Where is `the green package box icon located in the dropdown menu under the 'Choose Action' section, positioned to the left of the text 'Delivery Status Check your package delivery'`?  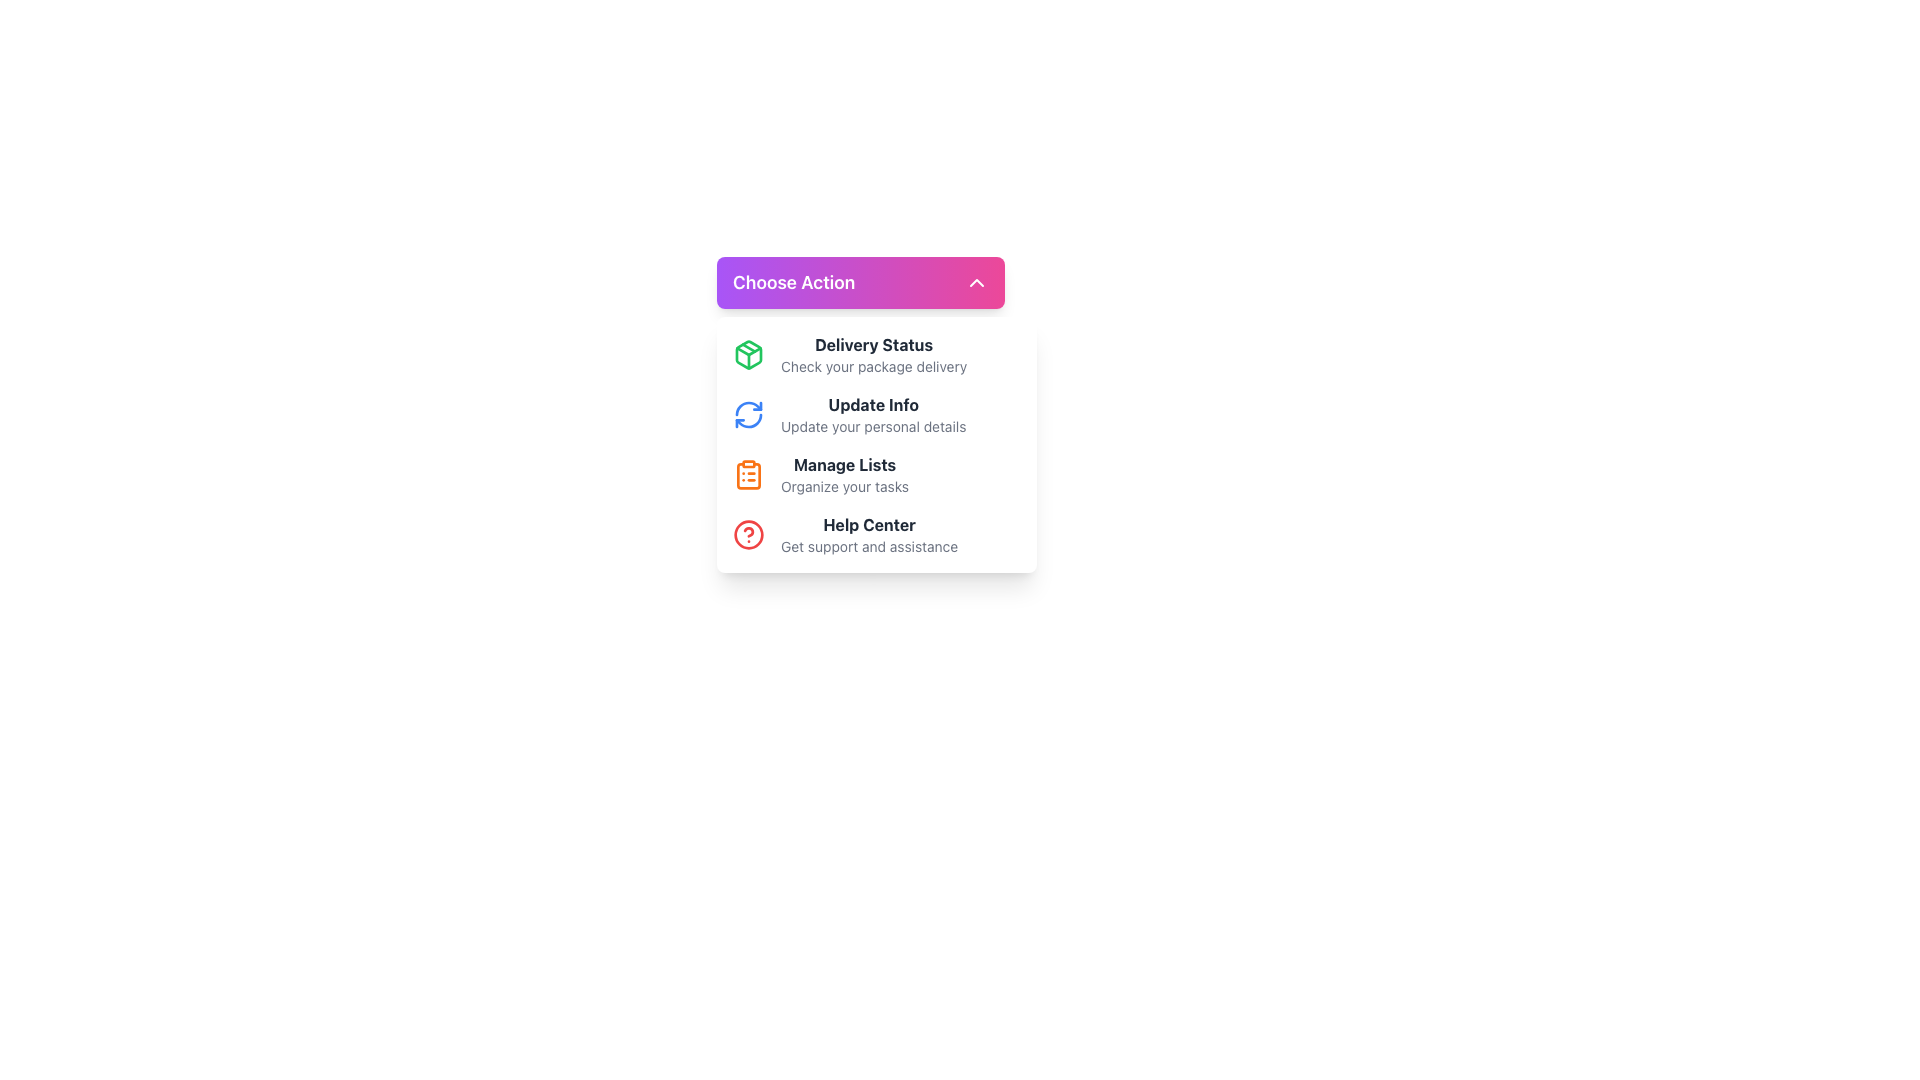 the green package box icon located in the dropdown menu under the 'Choose Action' section, positioned to the left of the text 'Delivery Status Check your package delivery' is located at coordinates (747, 353).